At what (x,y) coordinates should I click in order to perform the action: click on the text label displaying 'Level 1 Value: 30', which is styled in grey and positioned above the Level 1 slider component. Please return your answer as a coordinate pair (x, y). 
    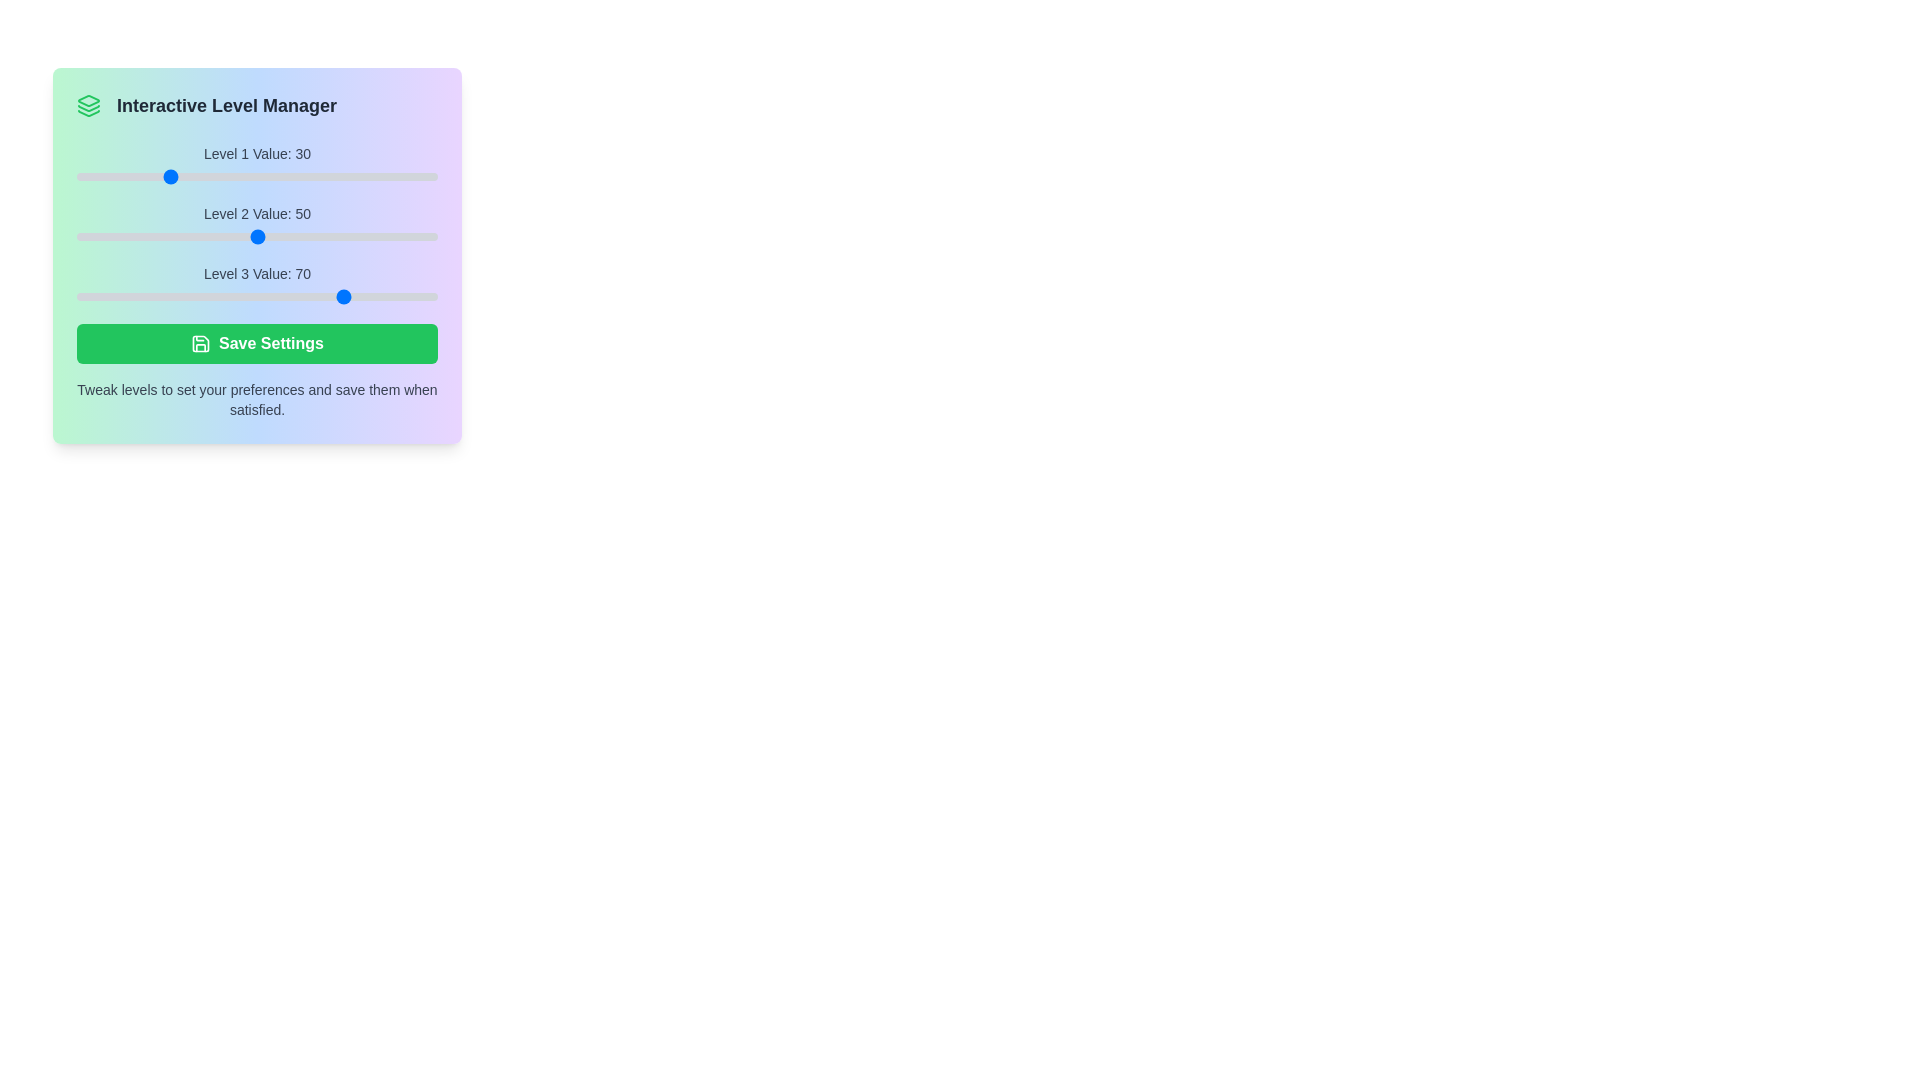
    Looking at the image, I should click on (256, 153).